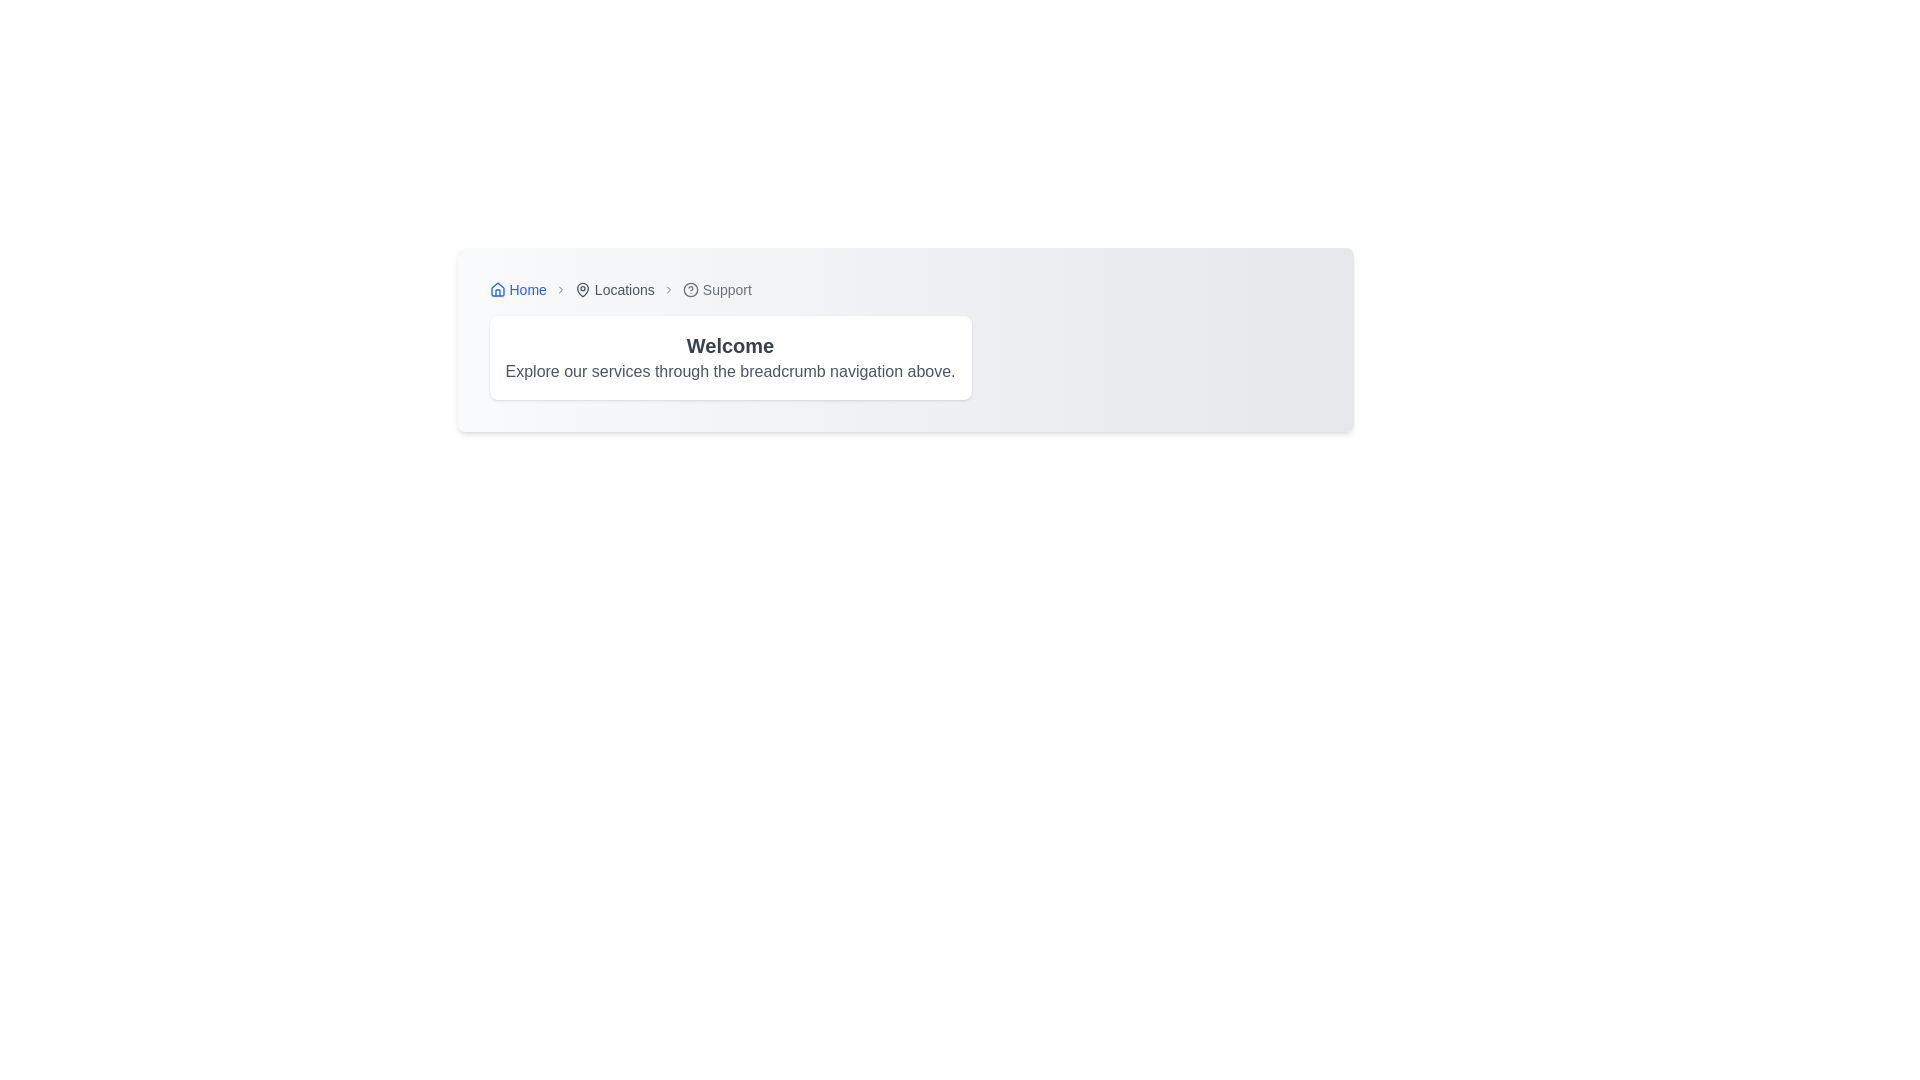 This screenshot has height=1080, width=1920. What do you see at coordinates (518, 289) in the screenshot?
I see `the Anchor link located at the far-left of the breadcrumb navigation bar` at bounding box center [518, 289].